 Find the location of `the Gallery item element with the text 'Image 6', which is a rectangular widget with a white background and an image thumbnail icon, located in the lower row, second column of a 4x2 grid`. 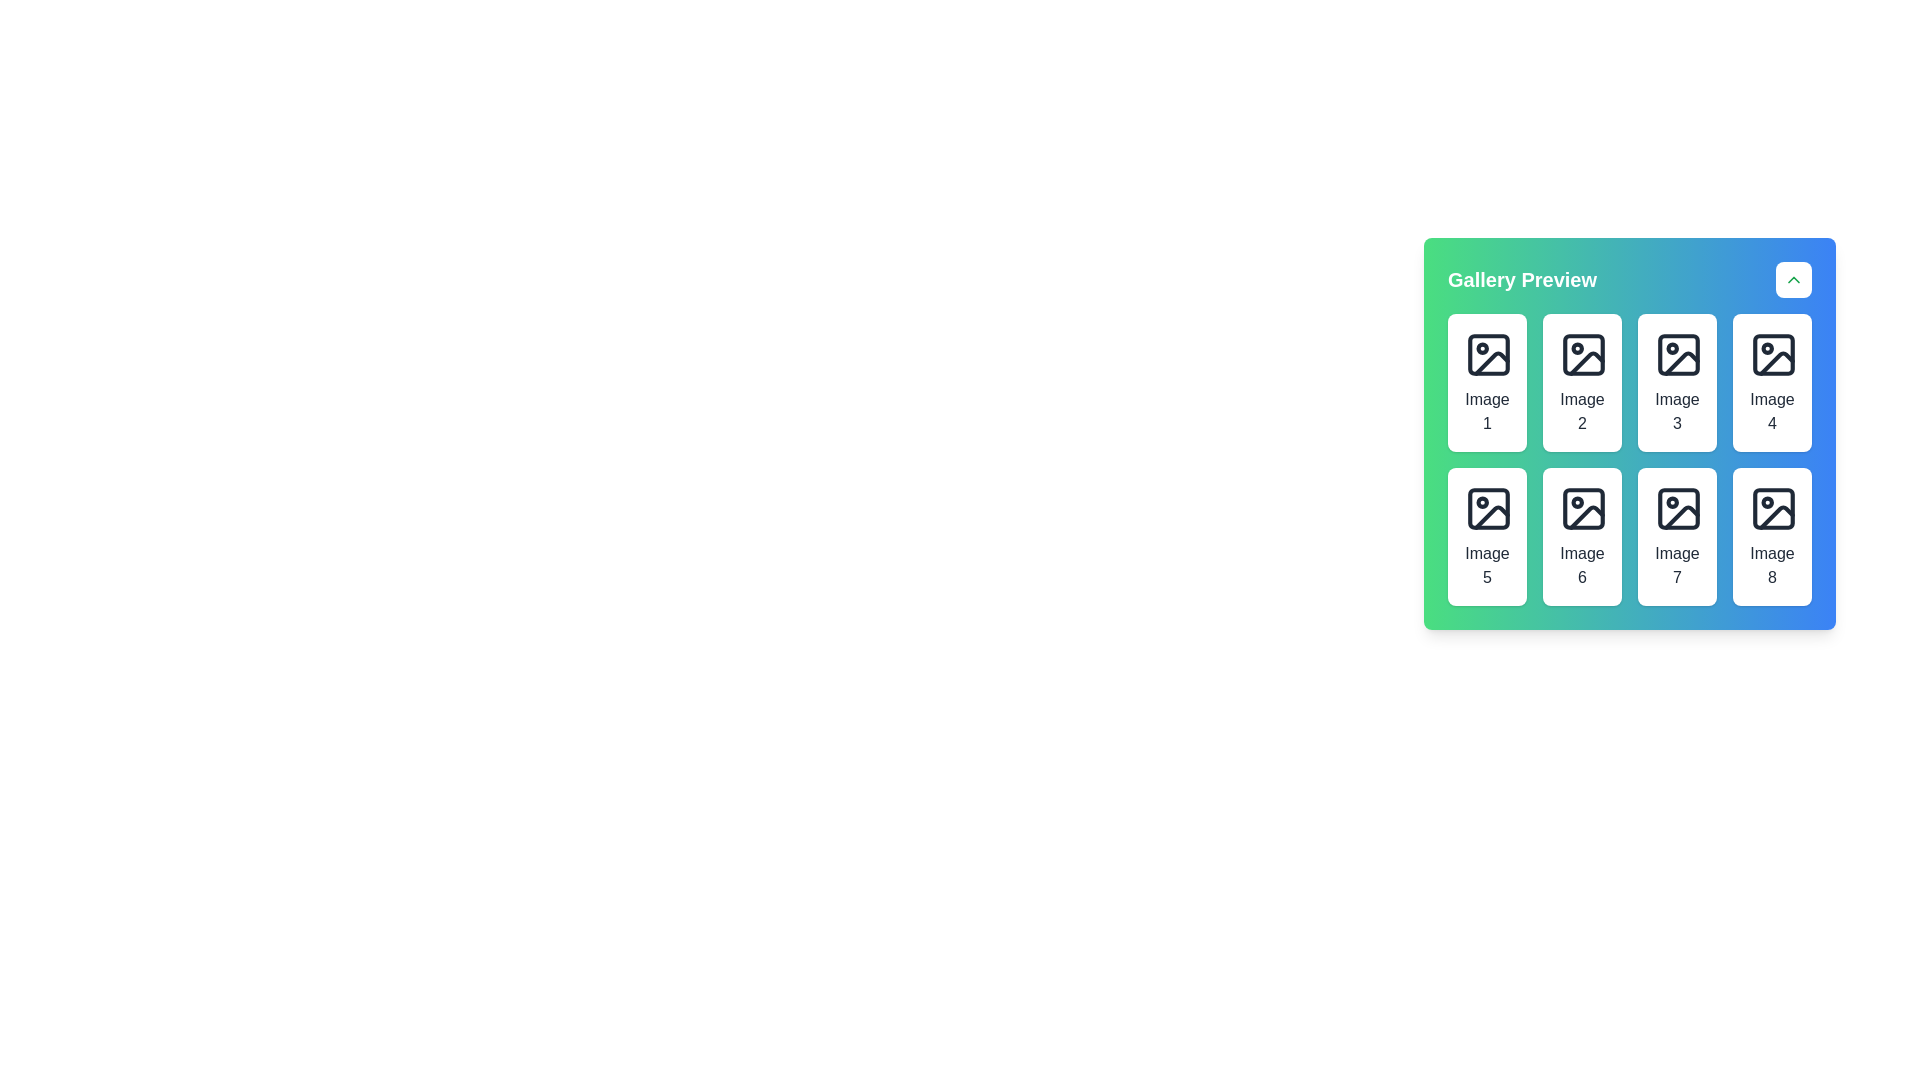

the Gallery item element with the text 'Image 6', which is a rectangular widget with a white background and an image thumbnail icon, located in the lower row, second column of a 4x2 grid is located at coordinates (1581, 535).